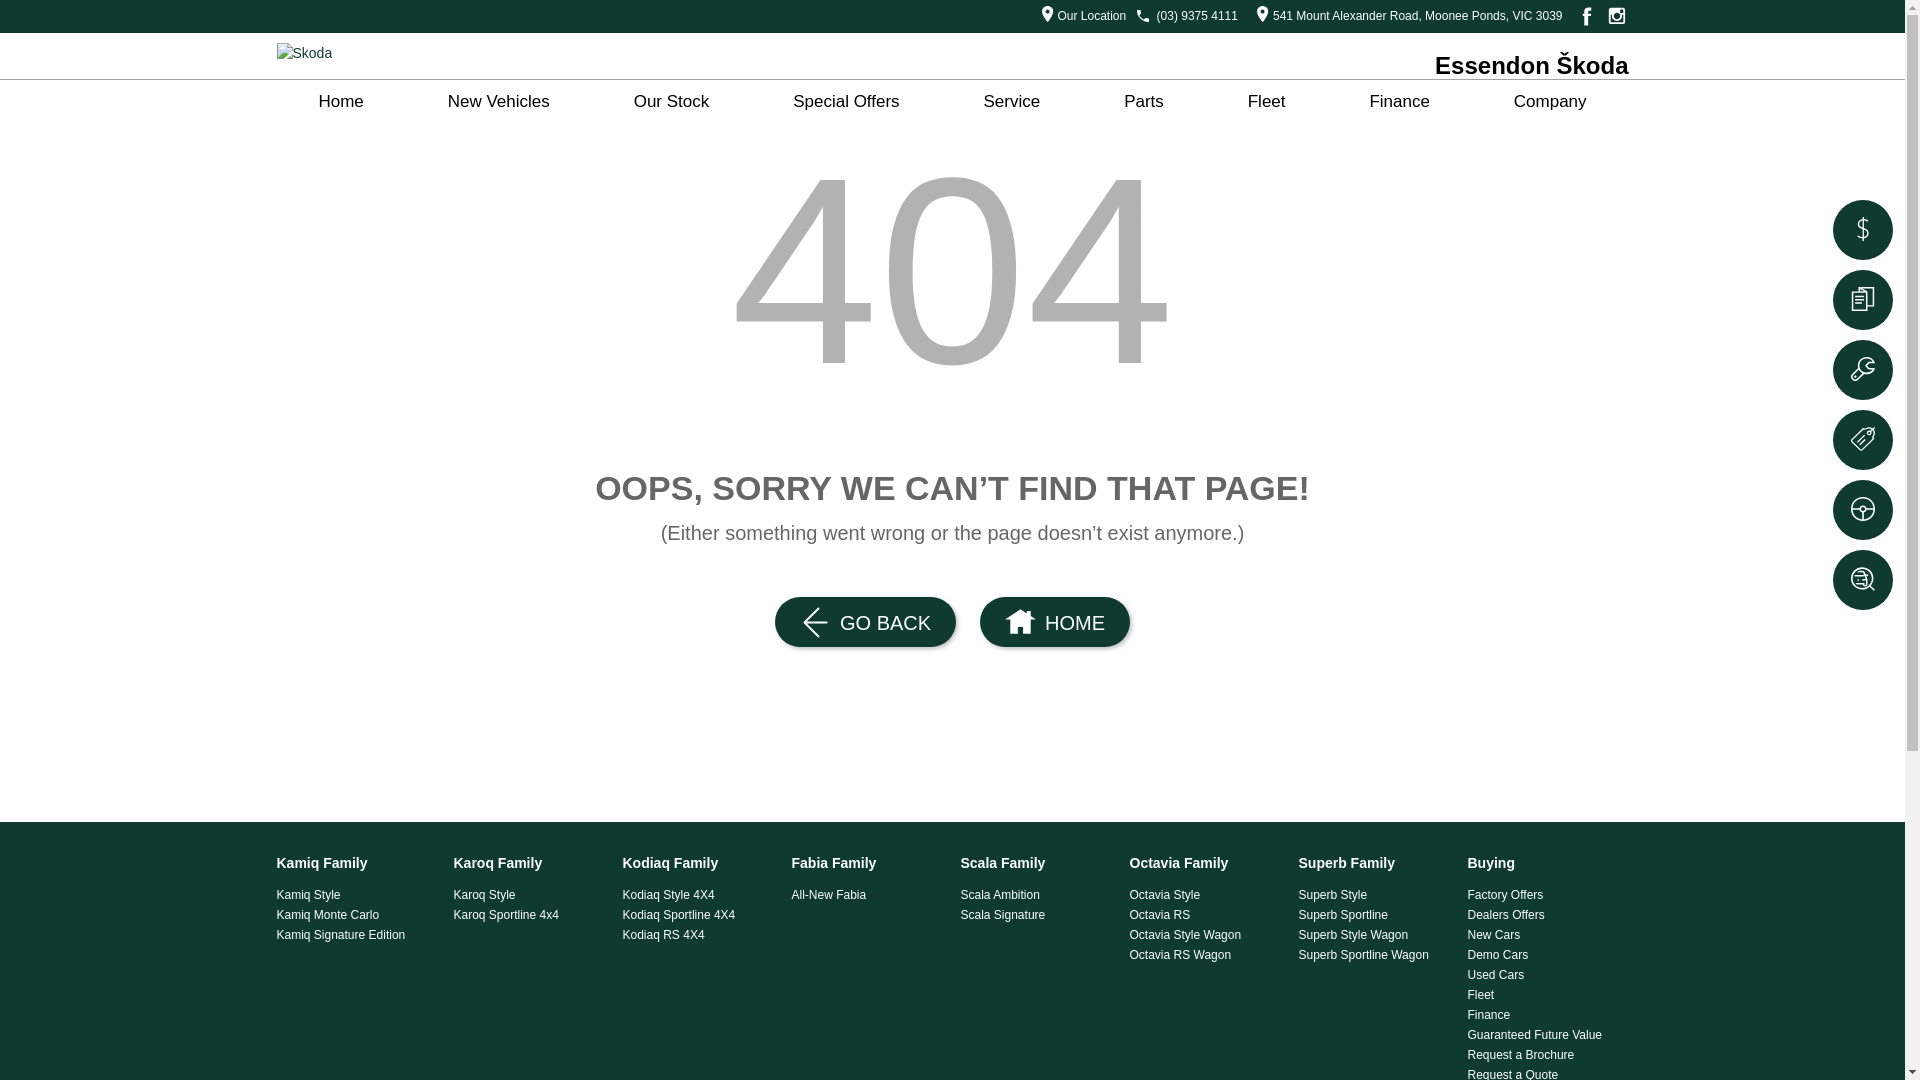 This screenshot has height=1080, width=1920. What do you see at coordinates (698, 934) in the screenshot?
I see `'Kodiaq RS 4X4'` at bounding box center [698, 934].